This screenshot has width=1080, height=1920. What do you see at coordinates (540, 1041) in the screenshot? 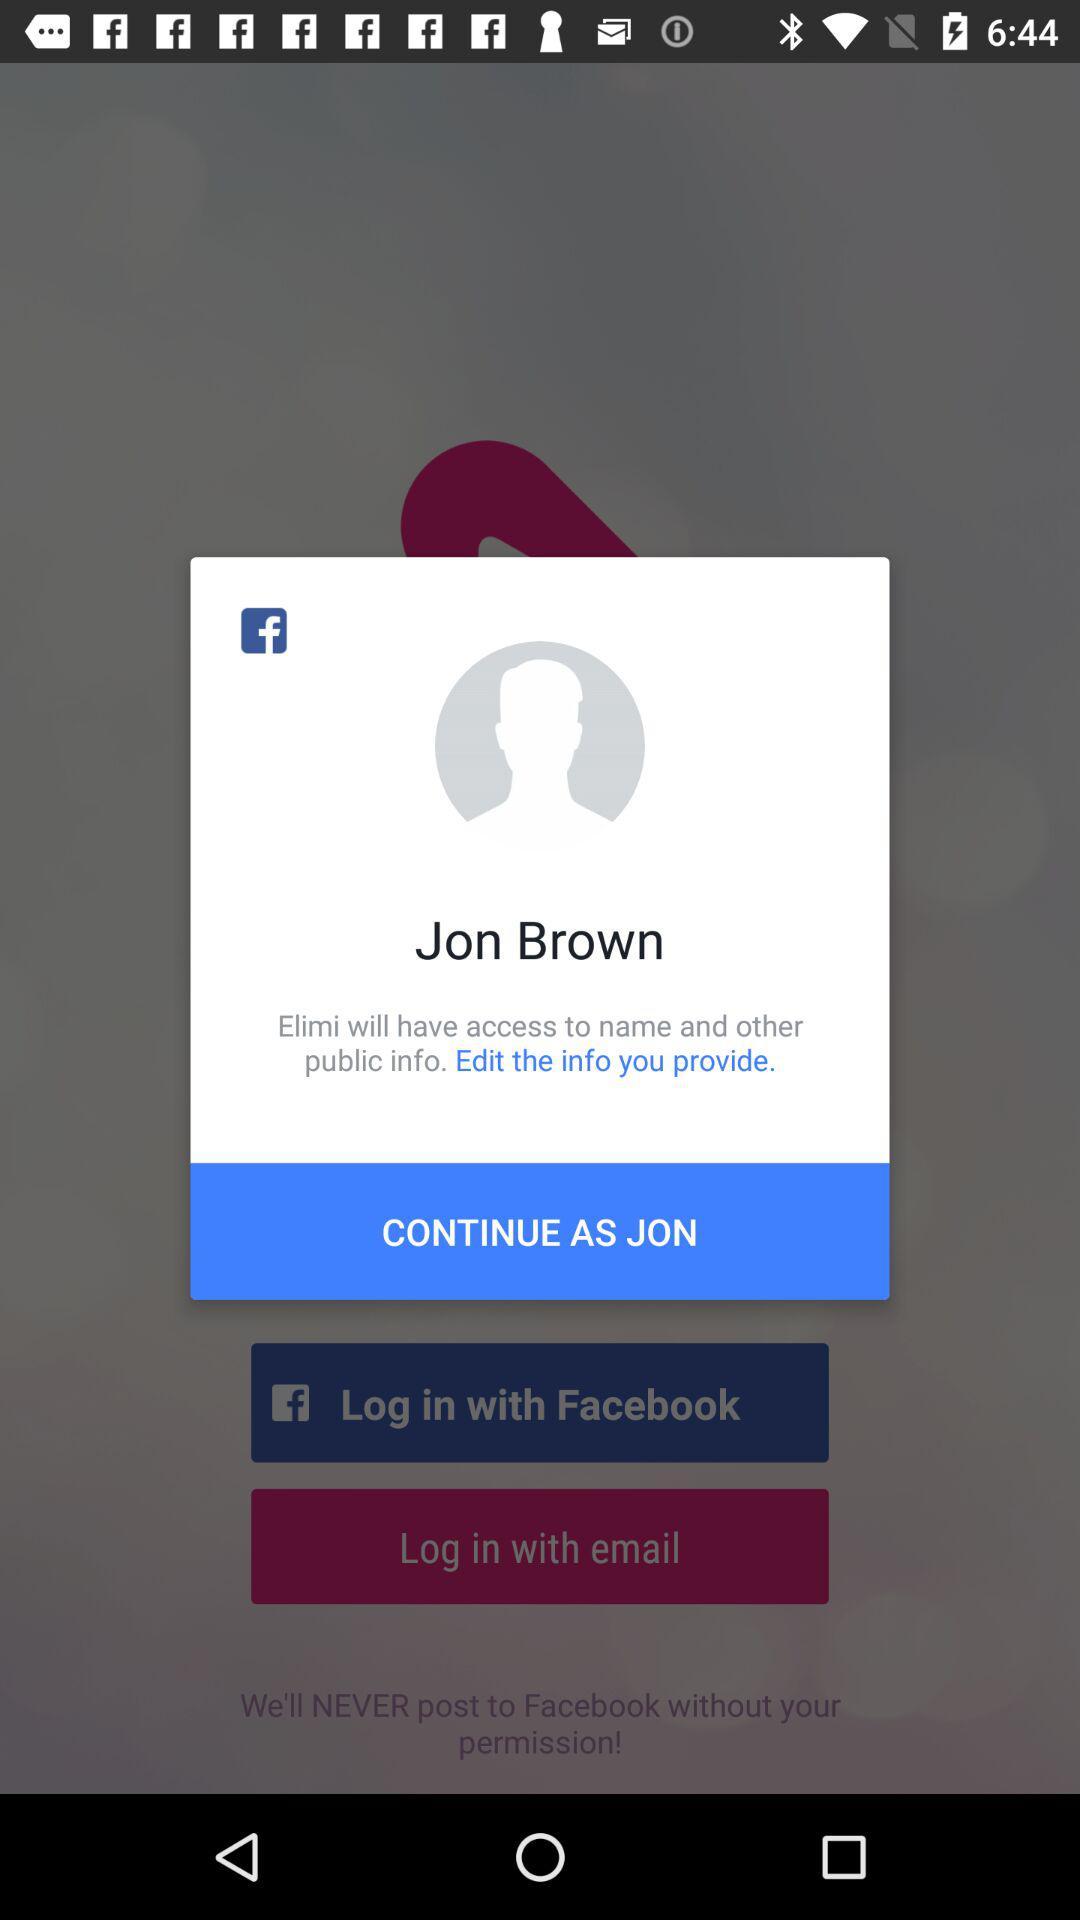
I see `the item above continue as jon` at bounding box center [540, 1041].